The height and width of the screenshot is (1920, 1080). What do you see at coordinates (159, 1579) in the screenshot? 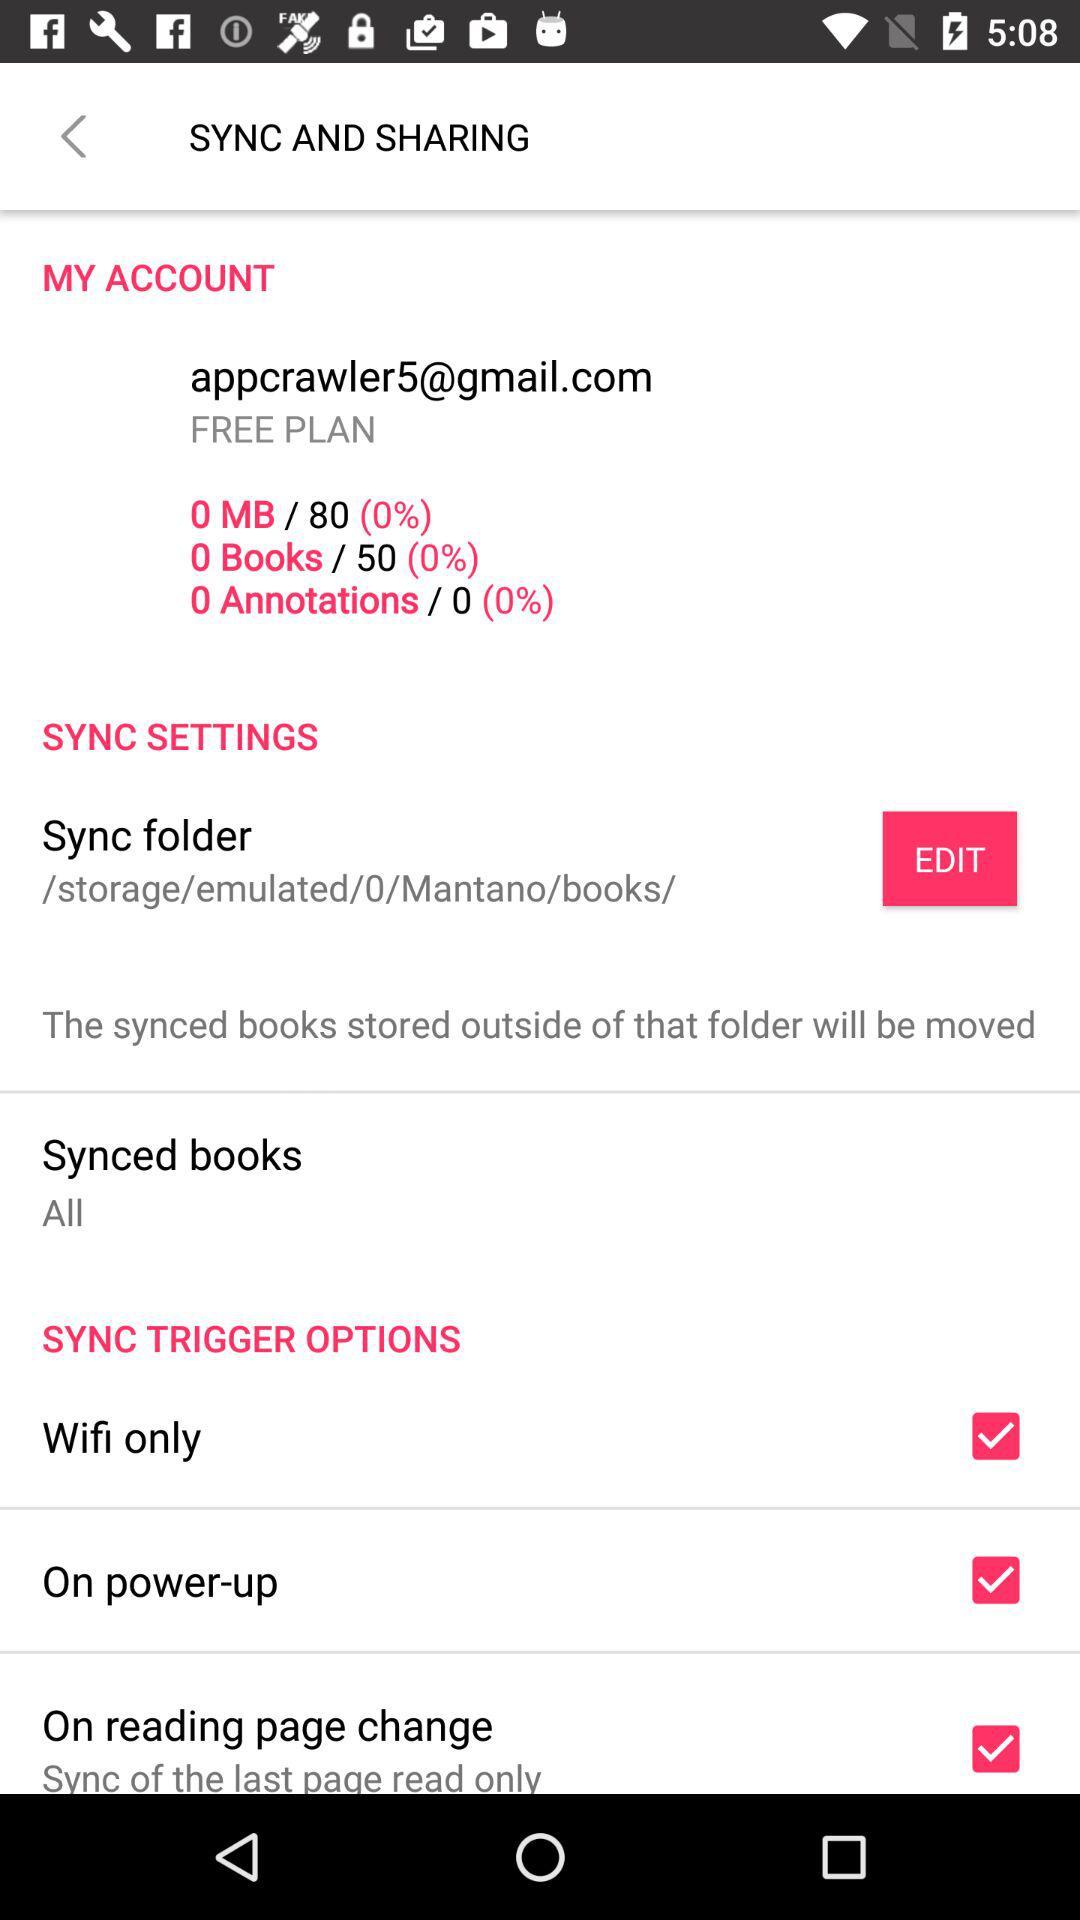
I see `the icon below wifi only item` at bounding box center [159, 1579].